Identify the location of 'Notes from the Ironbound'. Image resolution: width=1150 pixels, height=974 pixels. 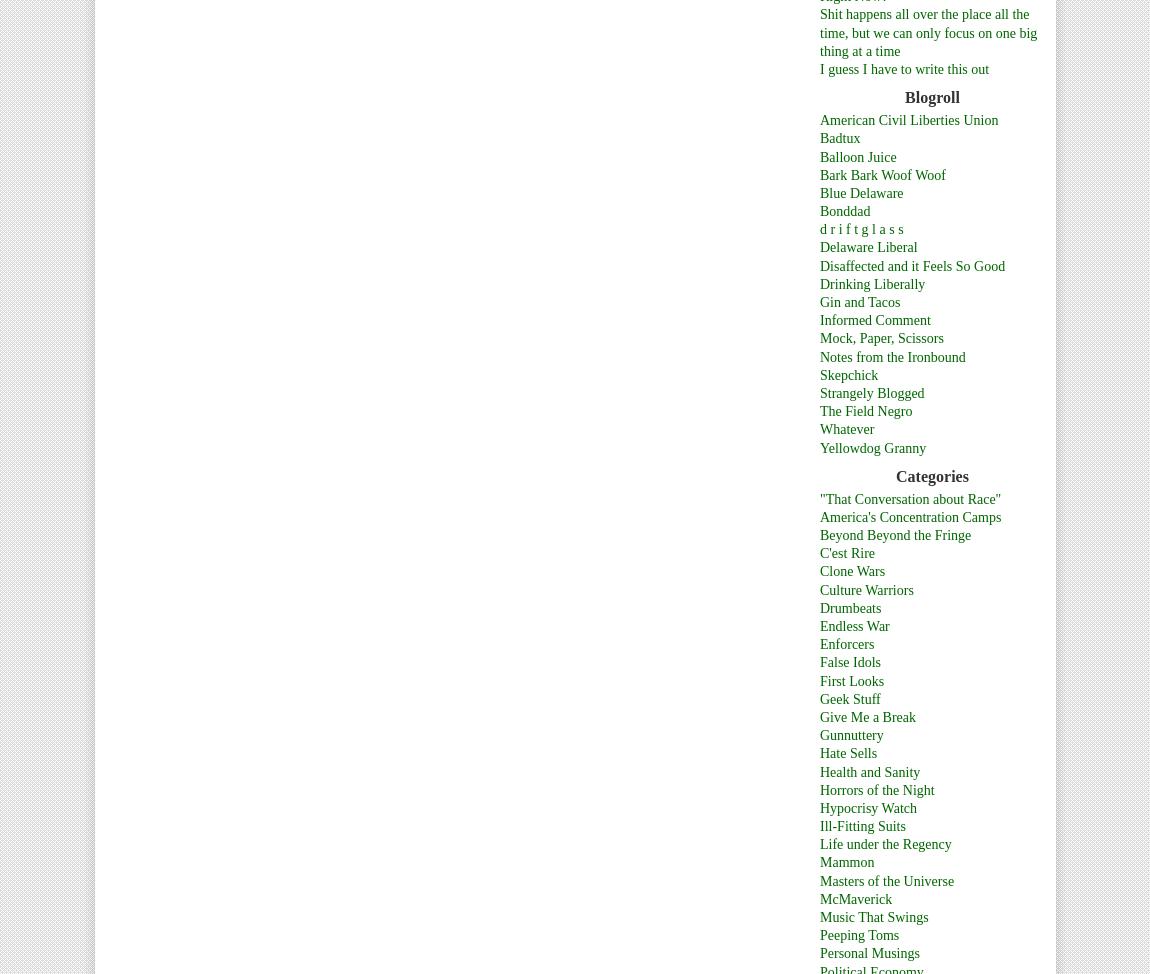
(892, 356).